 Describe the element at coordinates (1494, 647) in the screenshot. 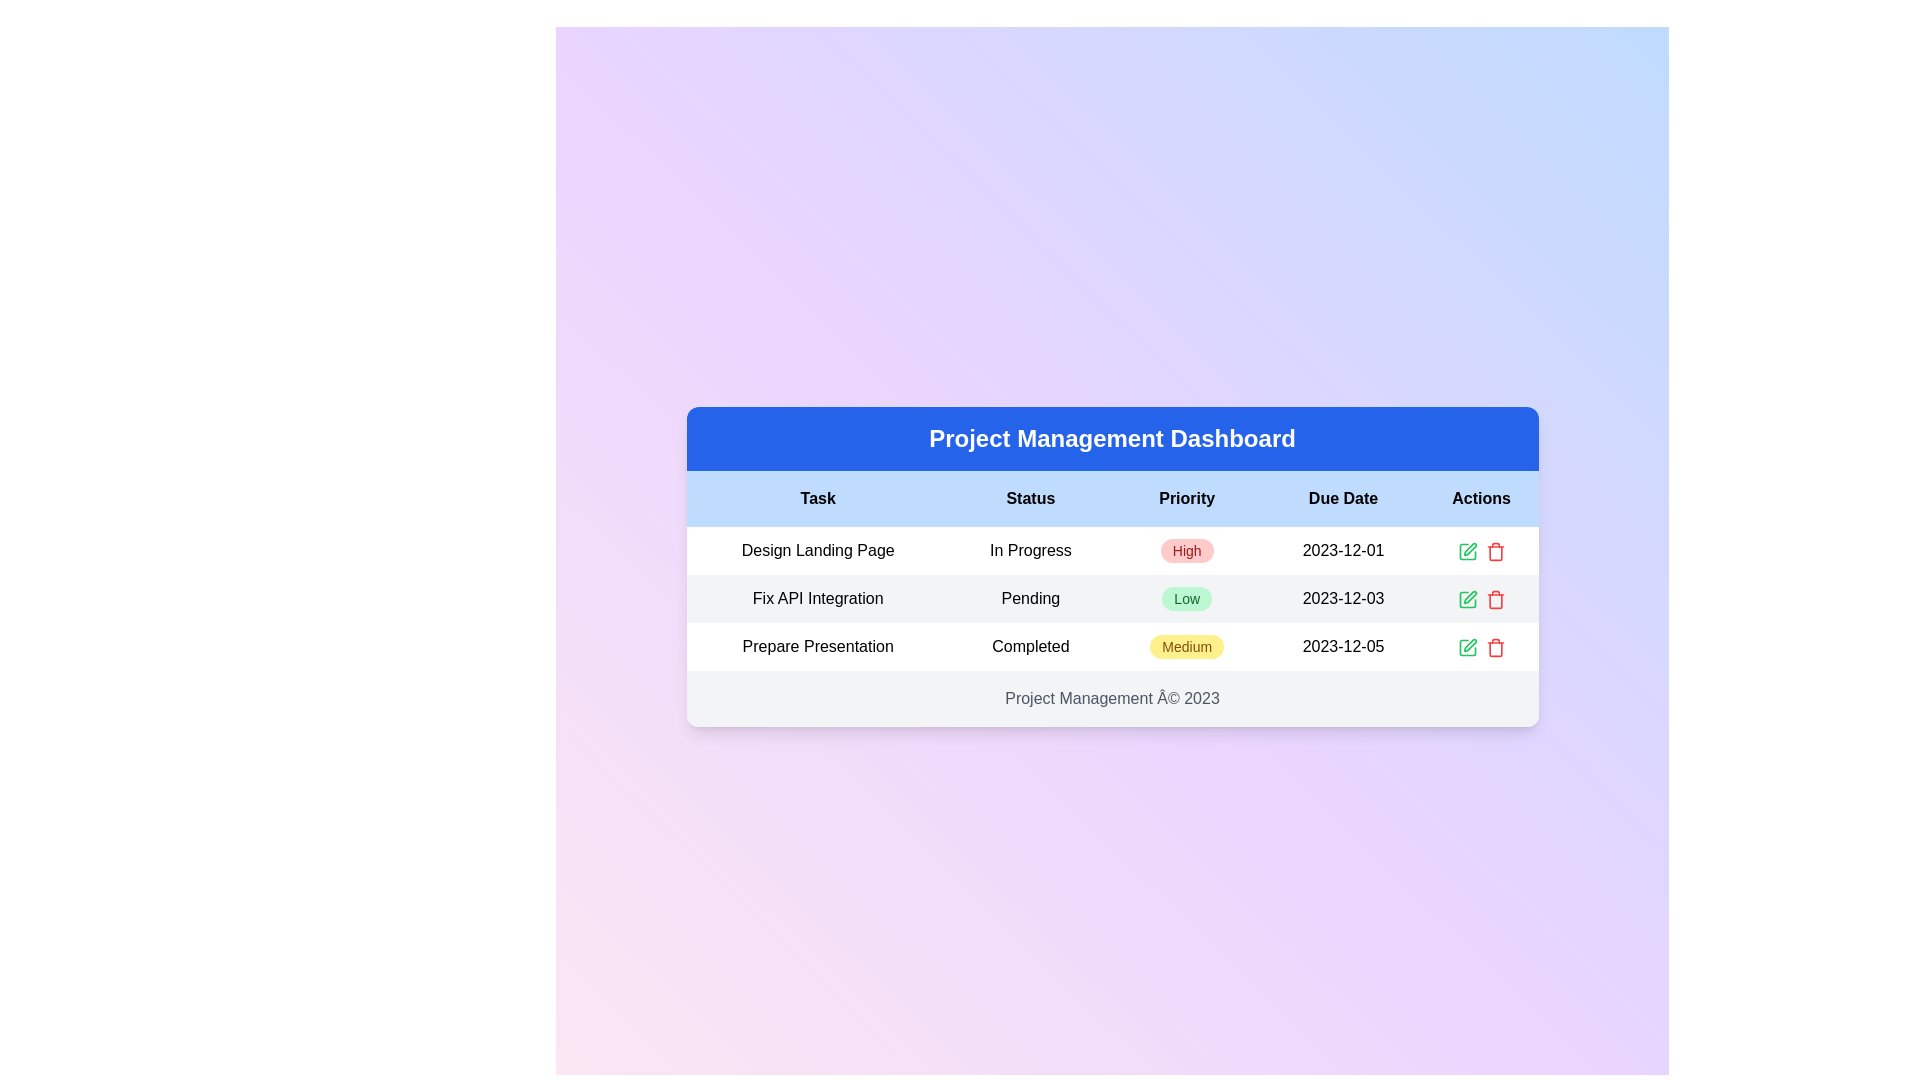

I see `the trash icon button in red at the end of the action icons in the 'Actions' column of the task table` at that location.